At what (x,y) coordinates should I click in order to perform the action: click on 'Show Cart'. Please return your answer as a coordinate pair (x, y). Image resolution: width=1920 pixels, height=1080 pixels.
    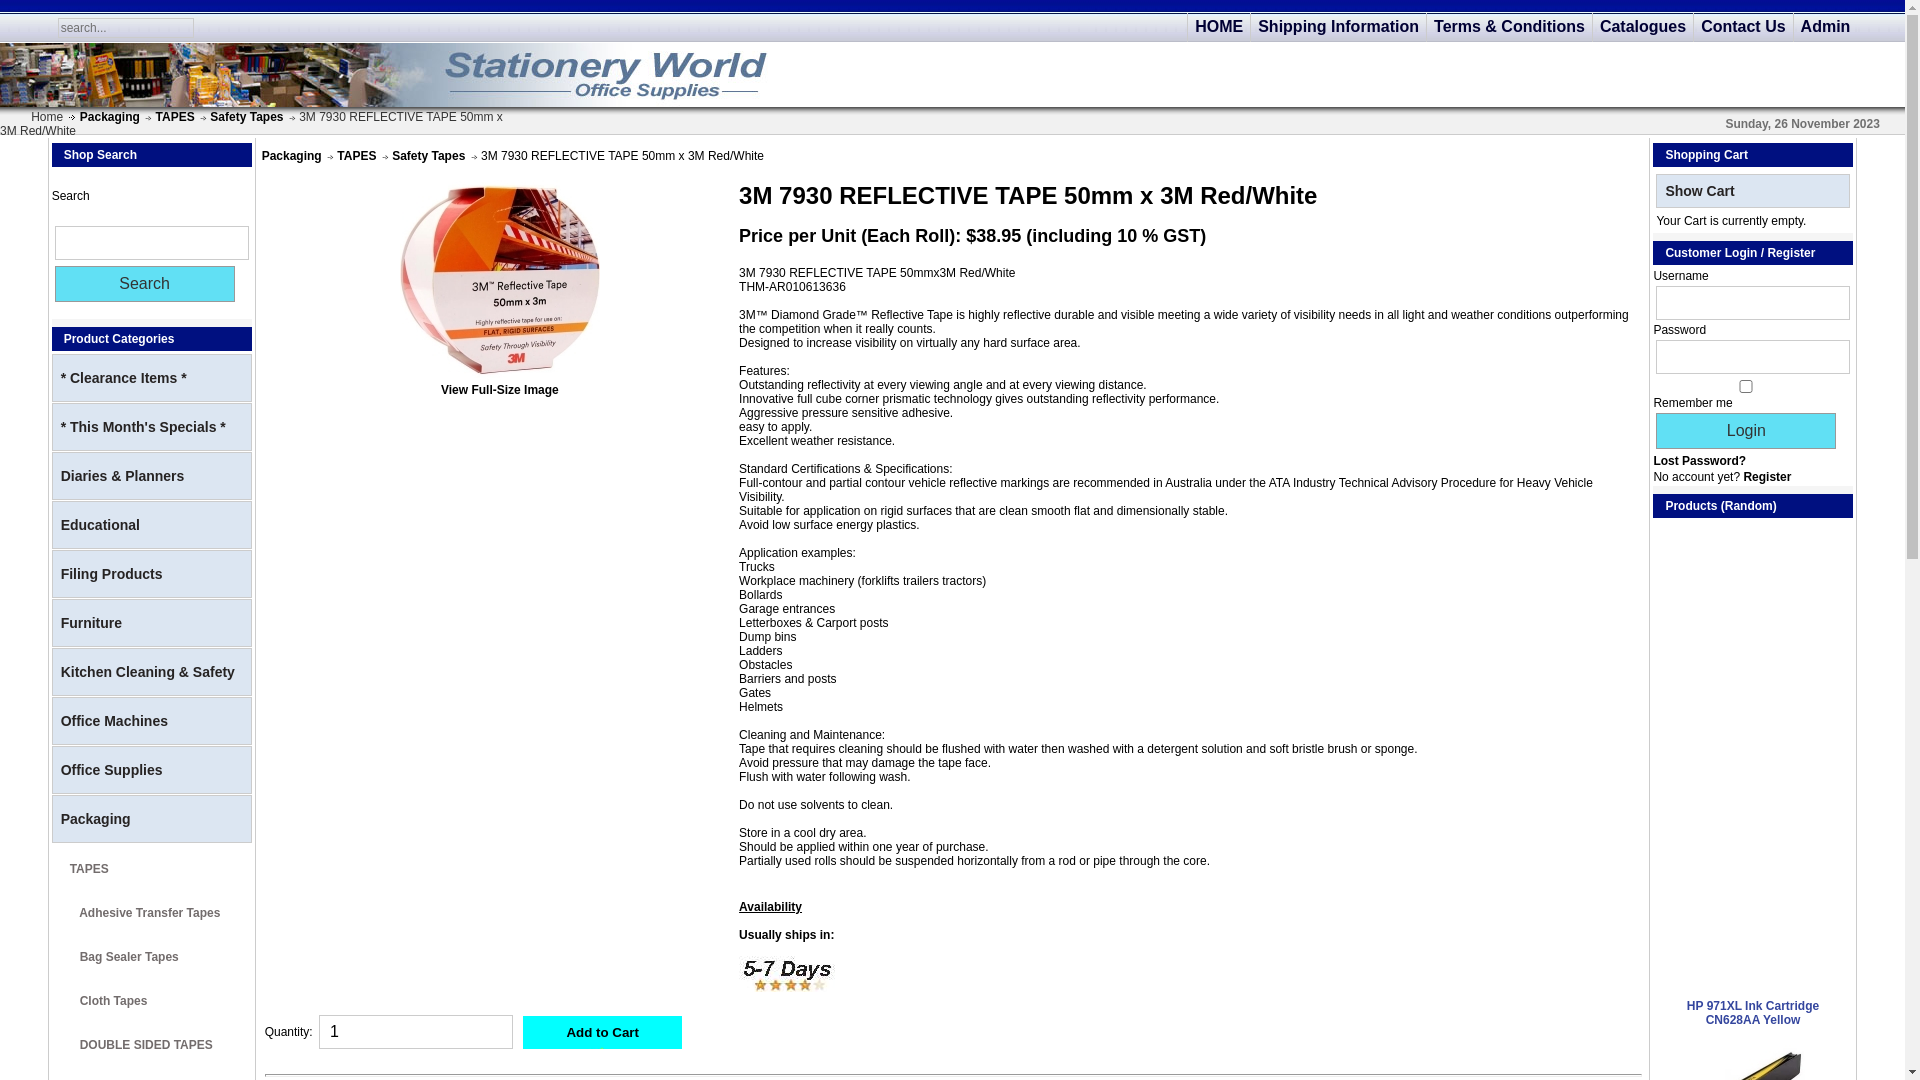
    Looking at the image, I should click on (1751, 191).